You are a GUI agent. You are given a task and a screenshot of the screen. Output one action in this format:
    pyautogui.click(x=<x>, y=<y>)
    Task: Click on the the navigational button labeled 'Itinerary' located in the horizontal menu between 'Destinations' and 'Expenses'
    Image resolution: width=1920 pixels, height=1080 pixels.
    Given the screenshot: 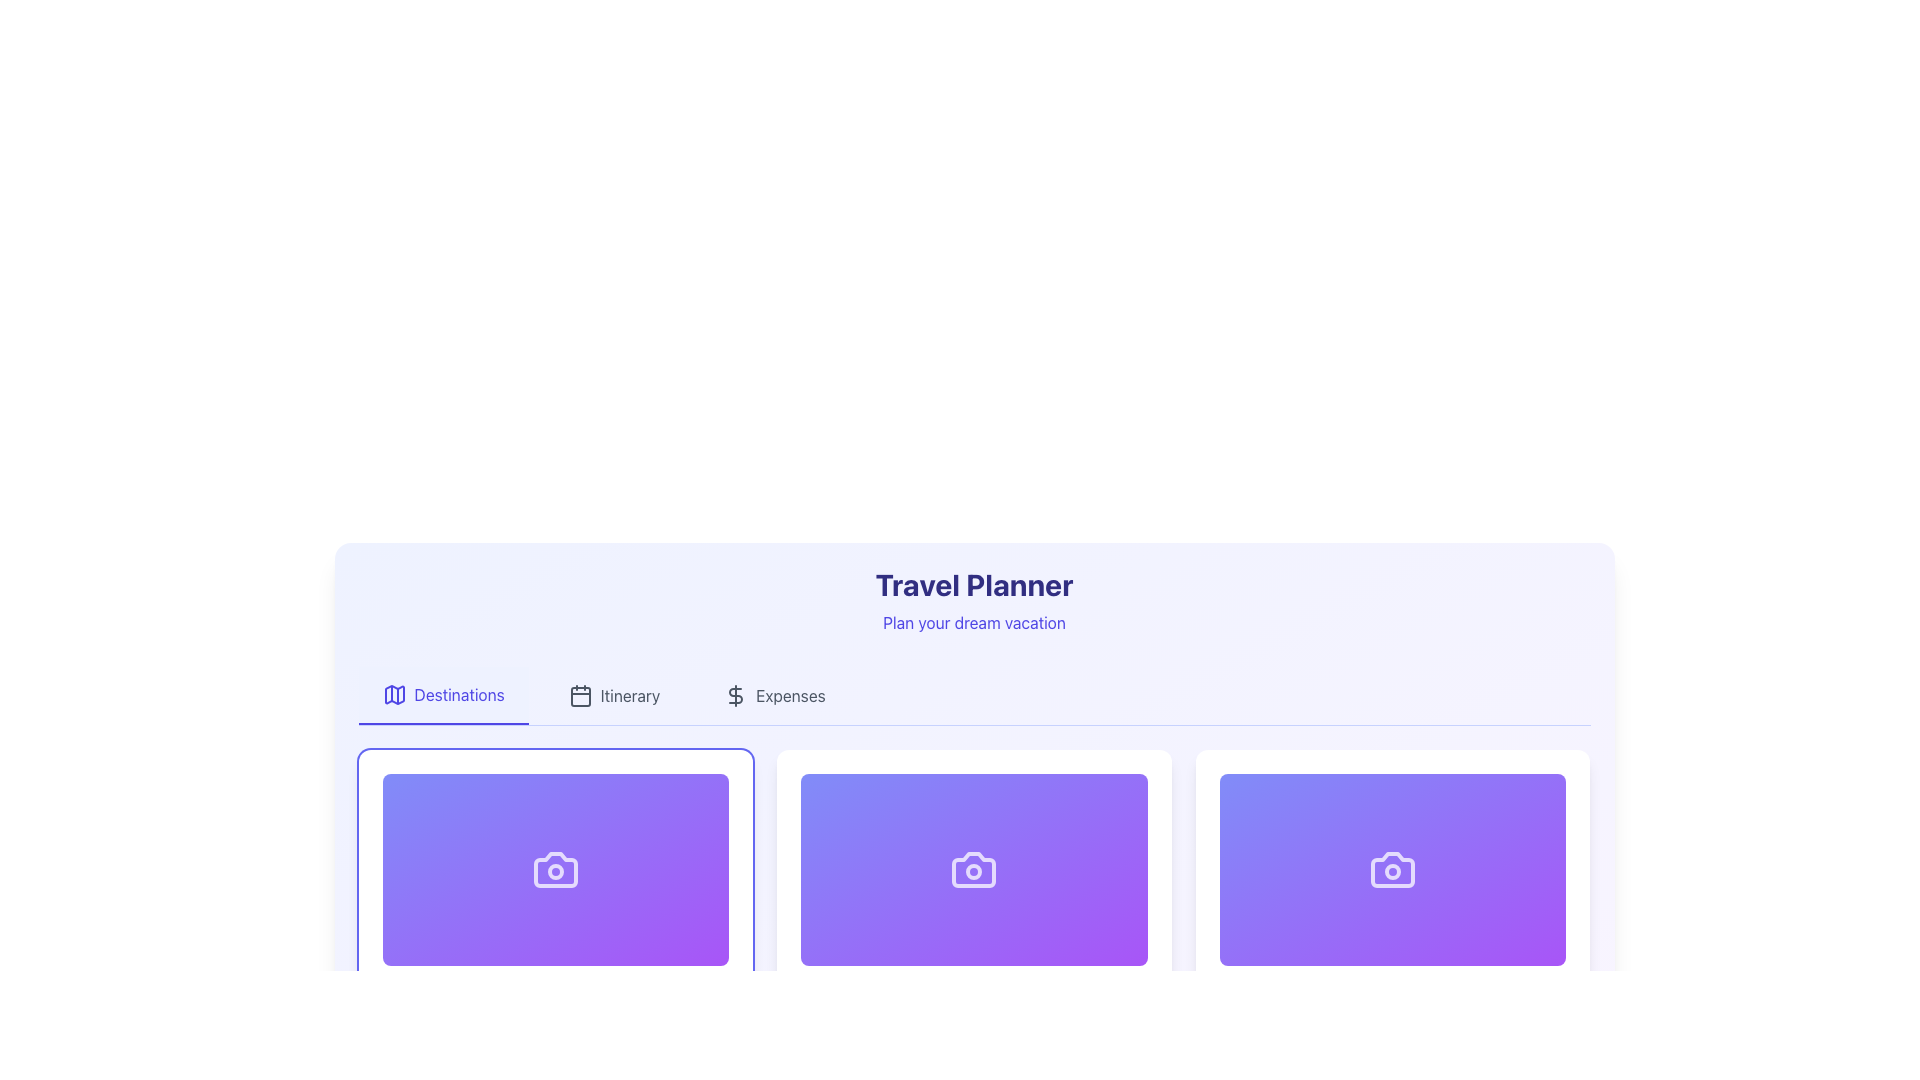 What is the action you would take?
    pyautogui.click(x=613, y=694)
    